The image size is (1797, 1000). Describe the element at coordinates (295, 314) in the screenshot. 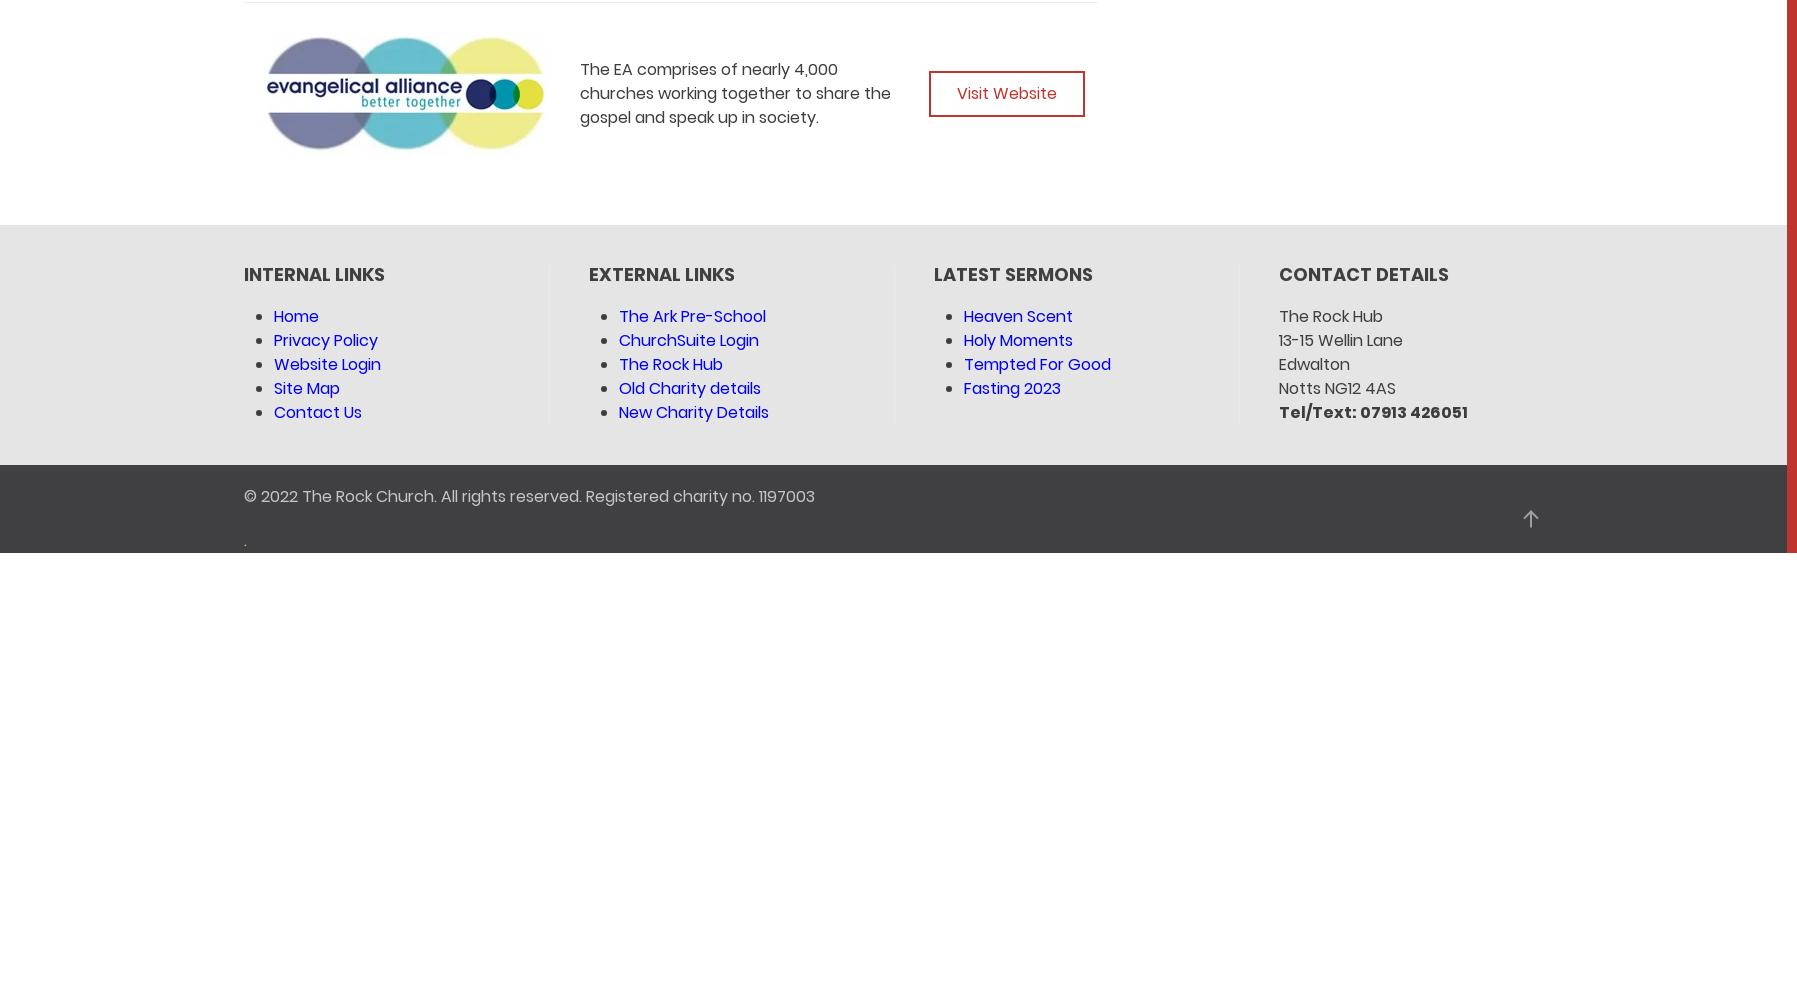

I see `'Home'` at that location.